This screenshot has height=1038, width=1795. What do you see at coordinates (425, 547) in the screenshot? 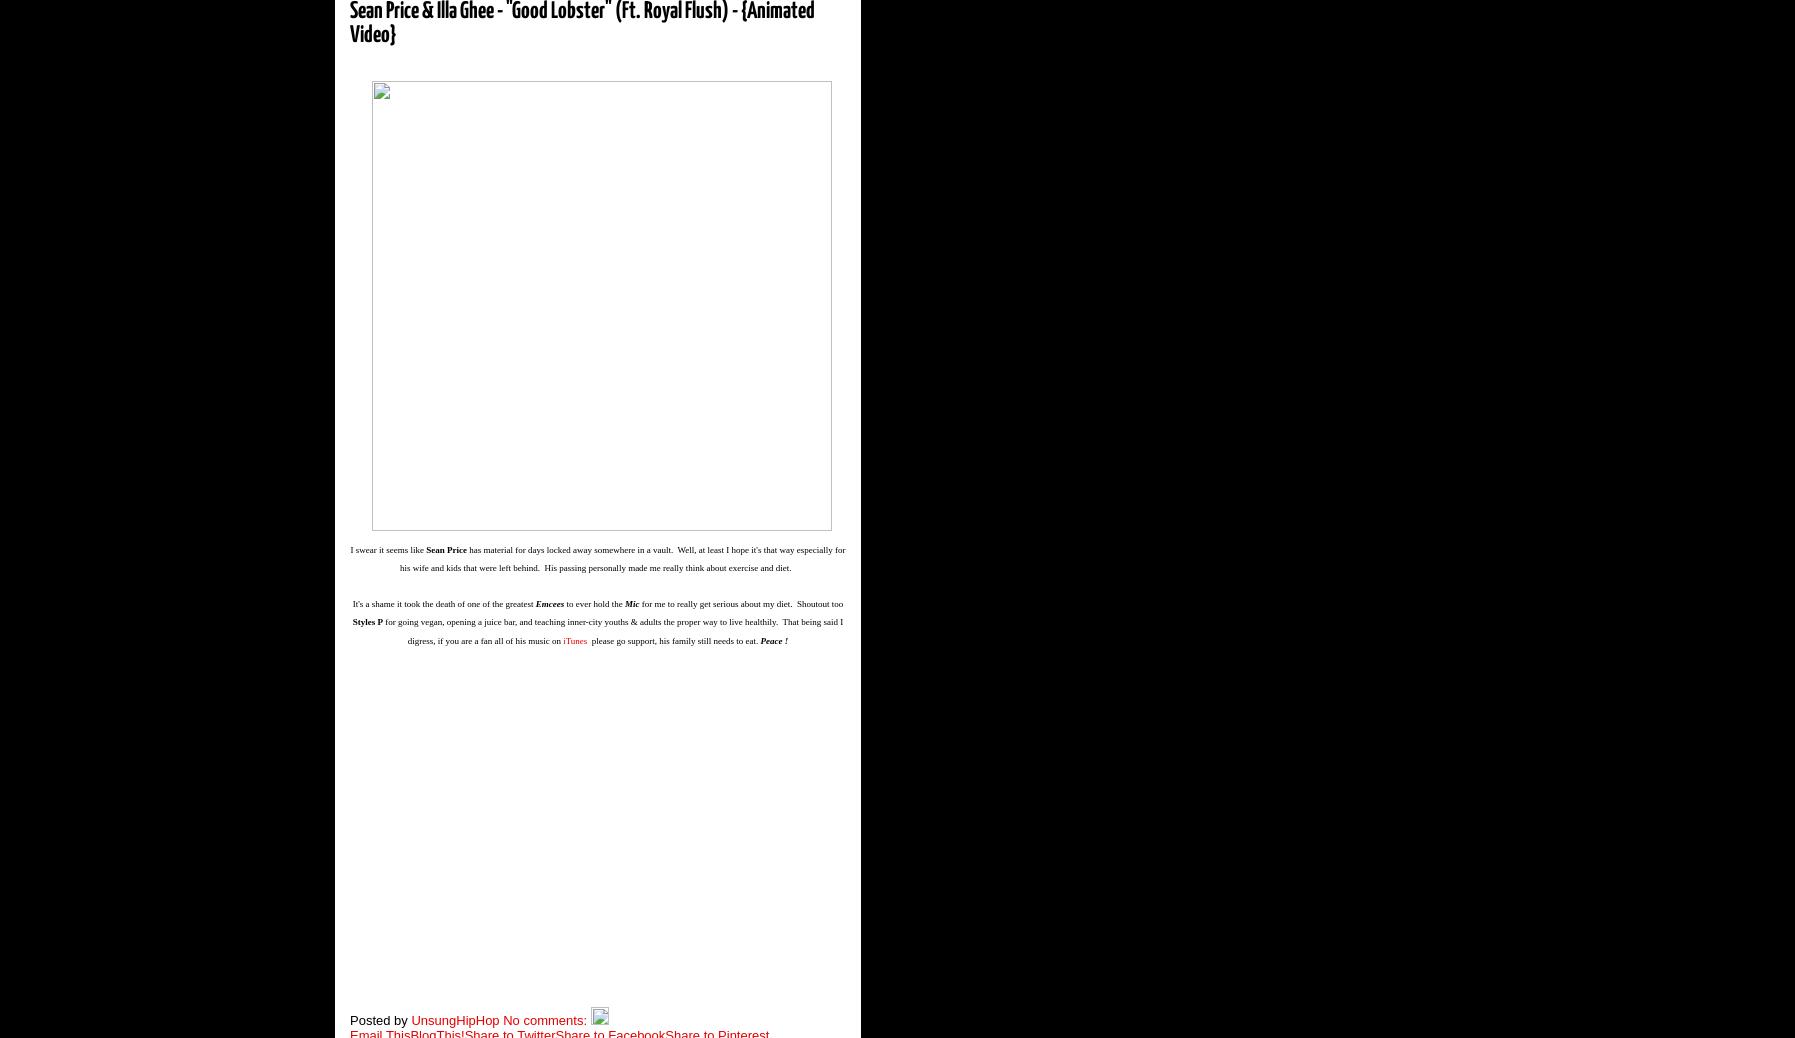
I see `'Sean Price'` at bounding box center [425, 547].